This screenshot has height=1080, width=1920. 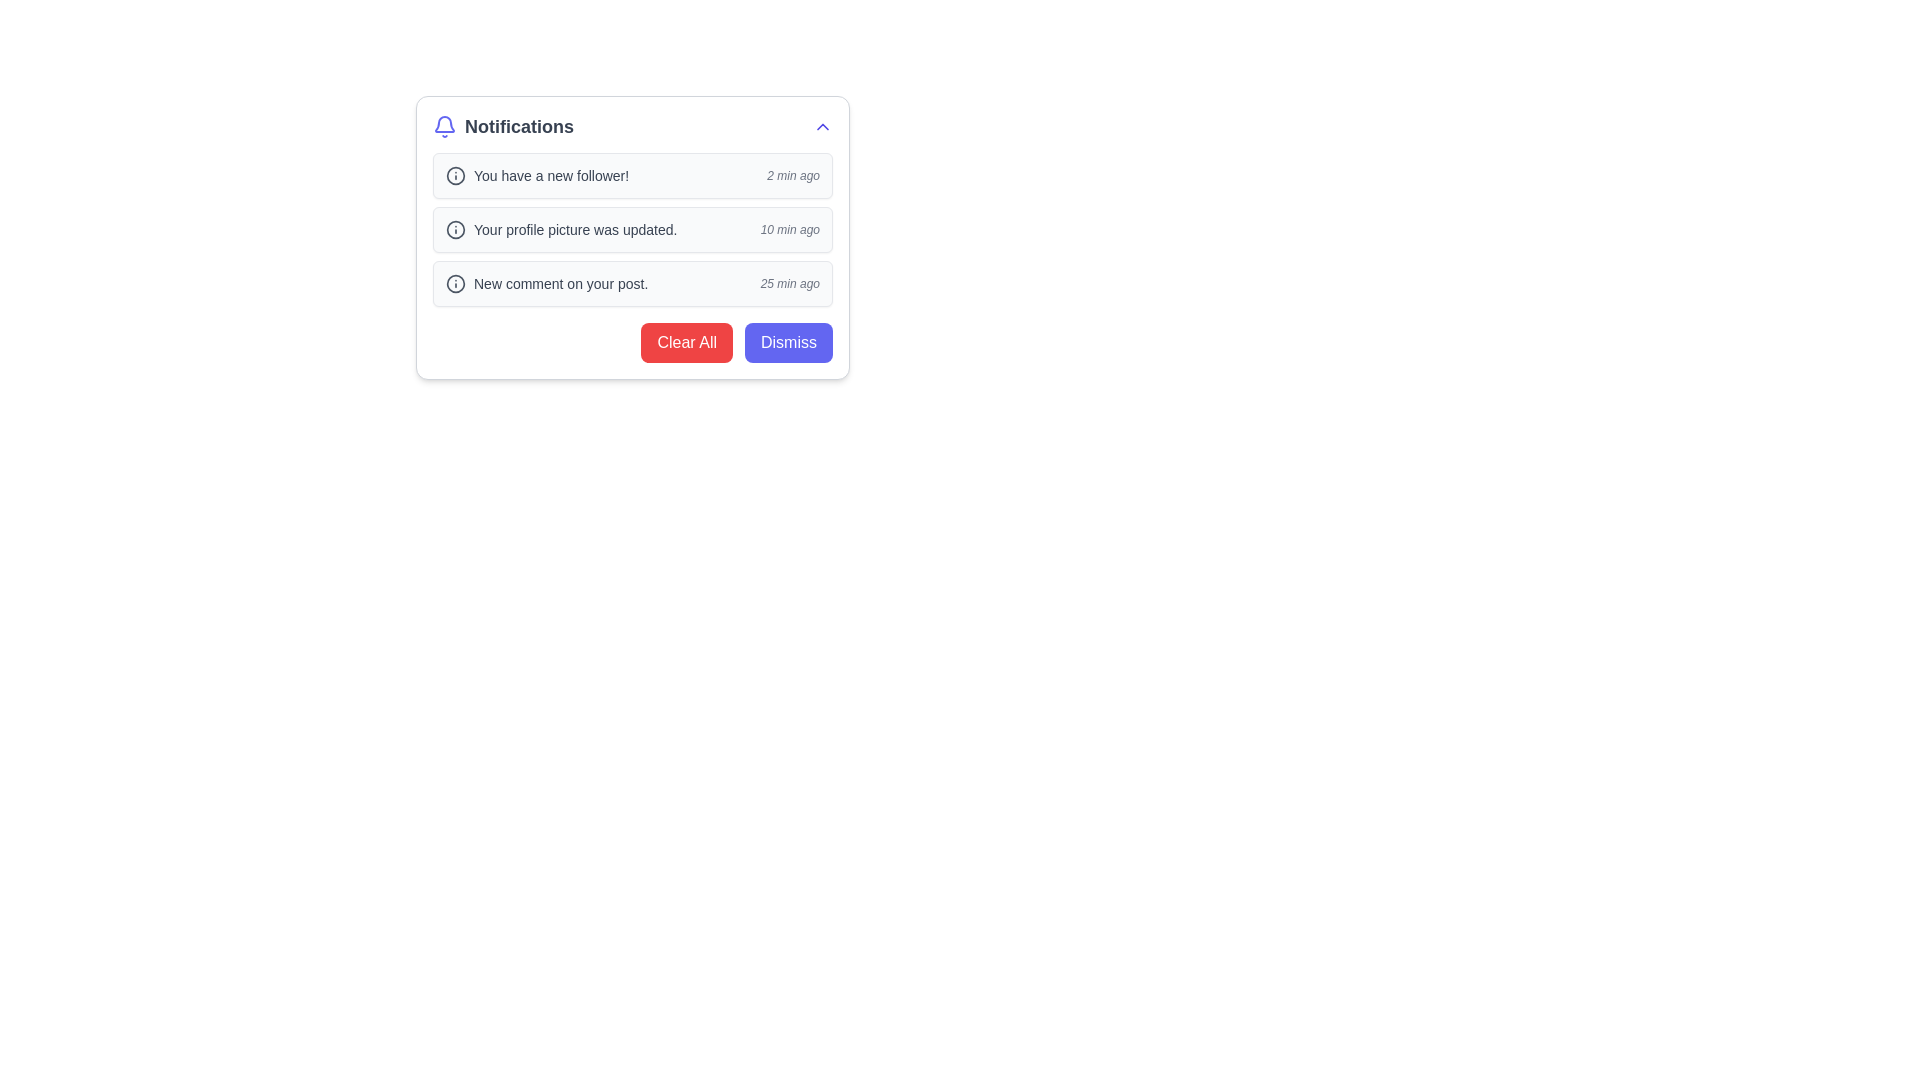 I want to click on on the topmost notification item in the notification panel, so click(x=632, y=175).